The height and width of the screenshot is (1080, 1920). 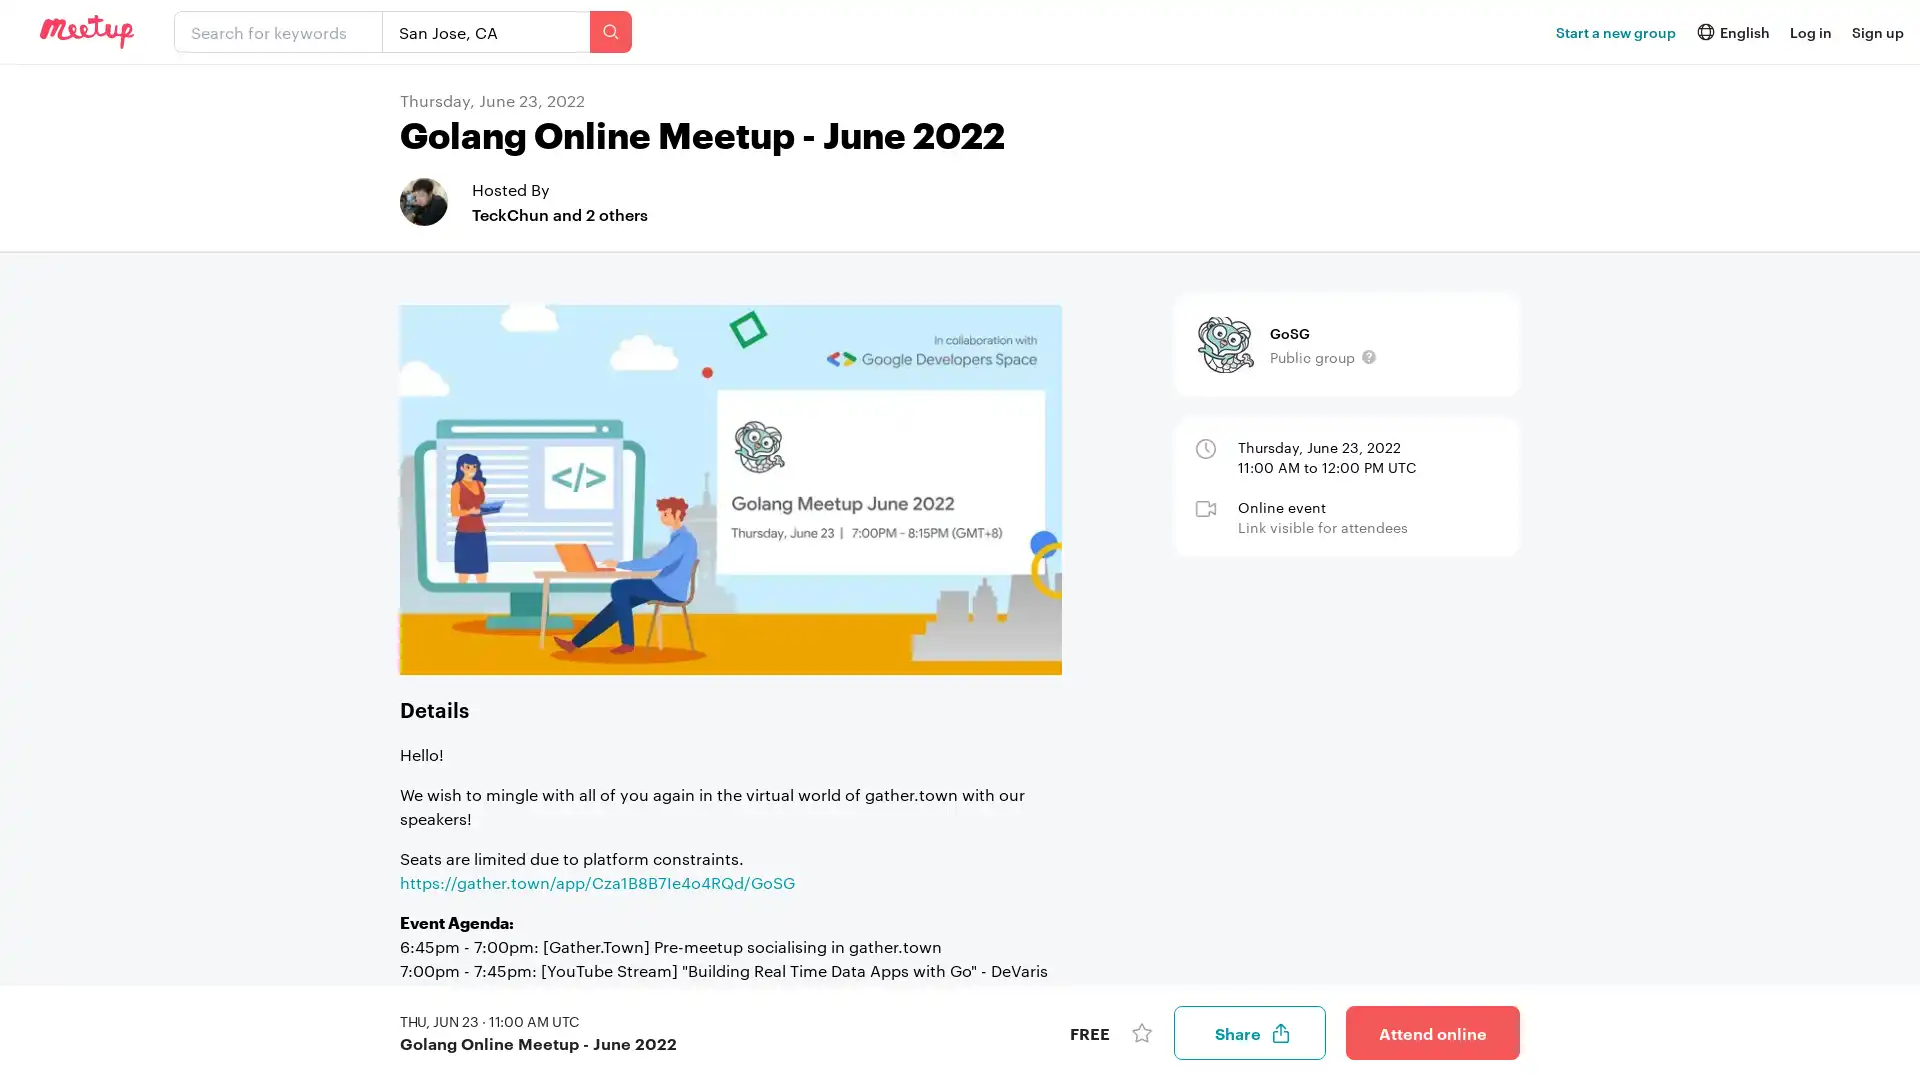 I want to click on Search events, so click(x=609, y=31).